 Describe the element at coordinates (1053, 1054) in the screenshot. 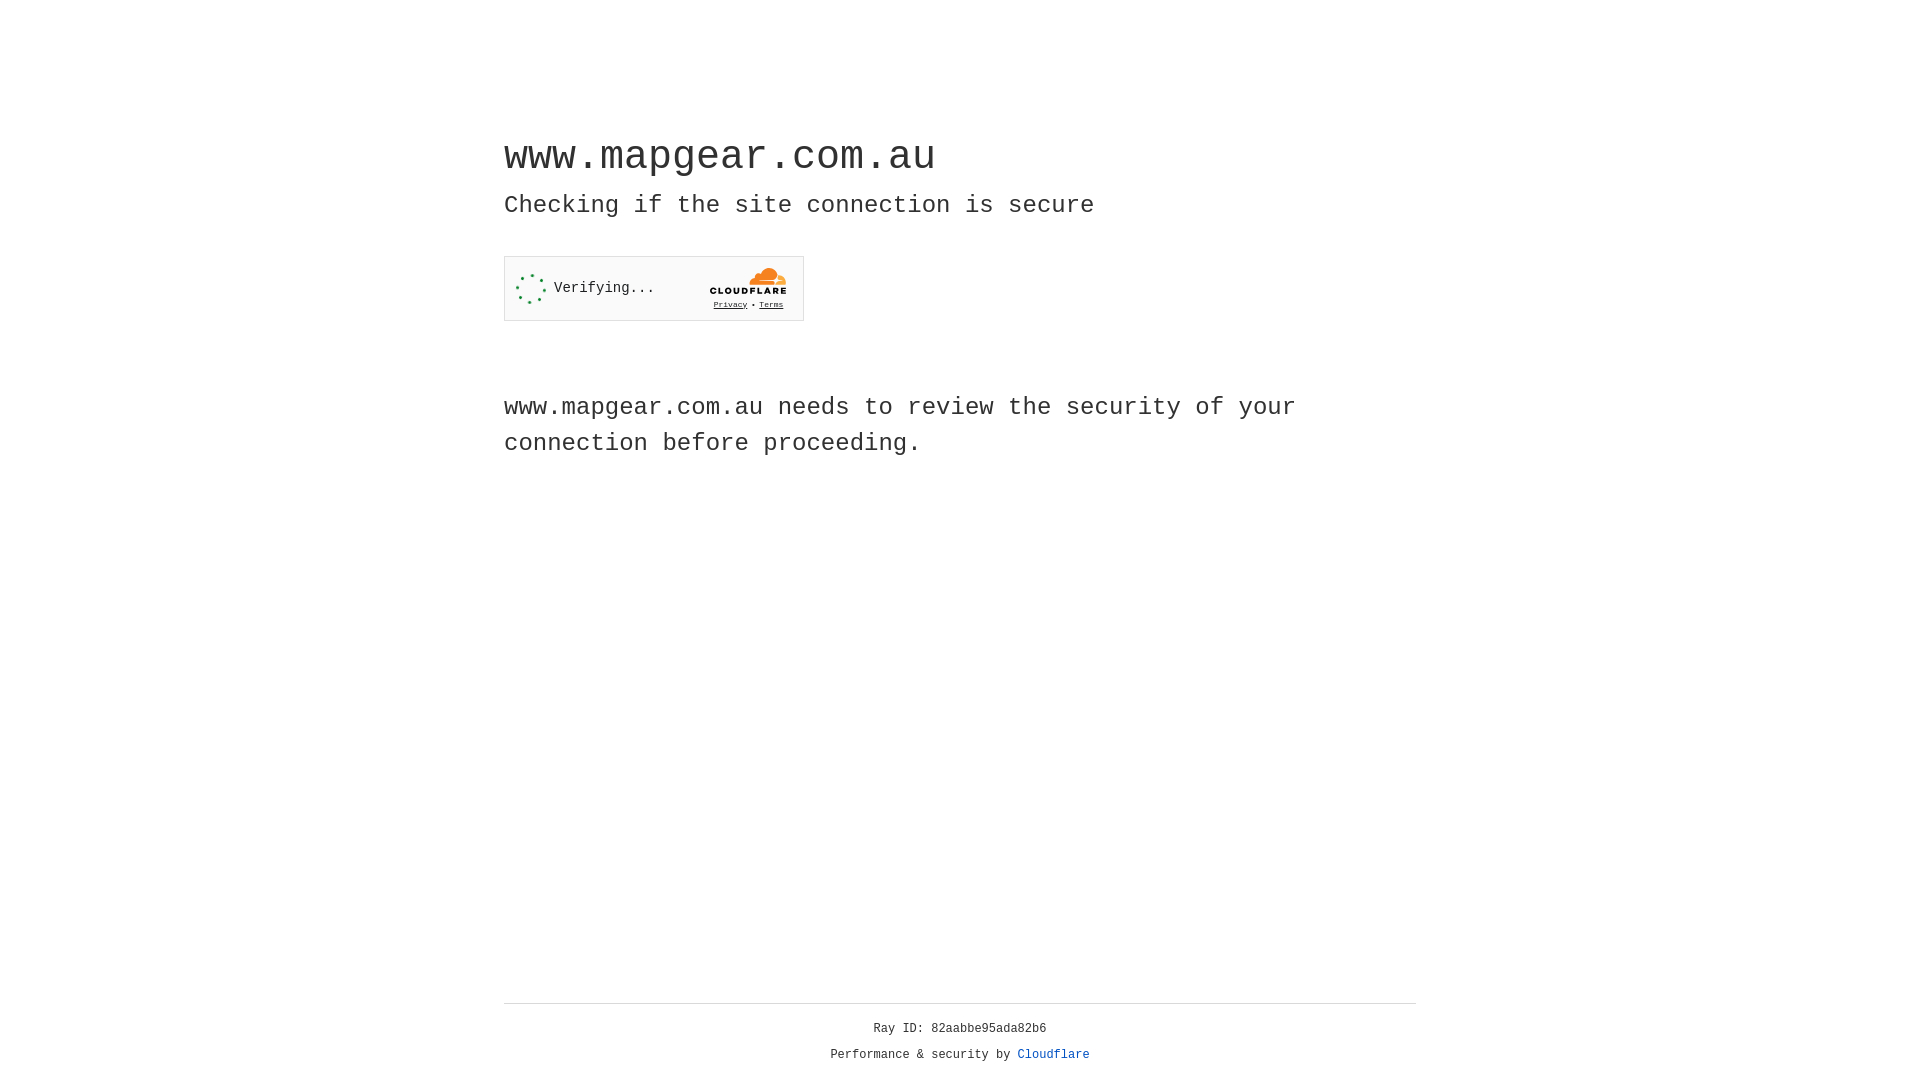

I see `'Cloudflare'` at that location.